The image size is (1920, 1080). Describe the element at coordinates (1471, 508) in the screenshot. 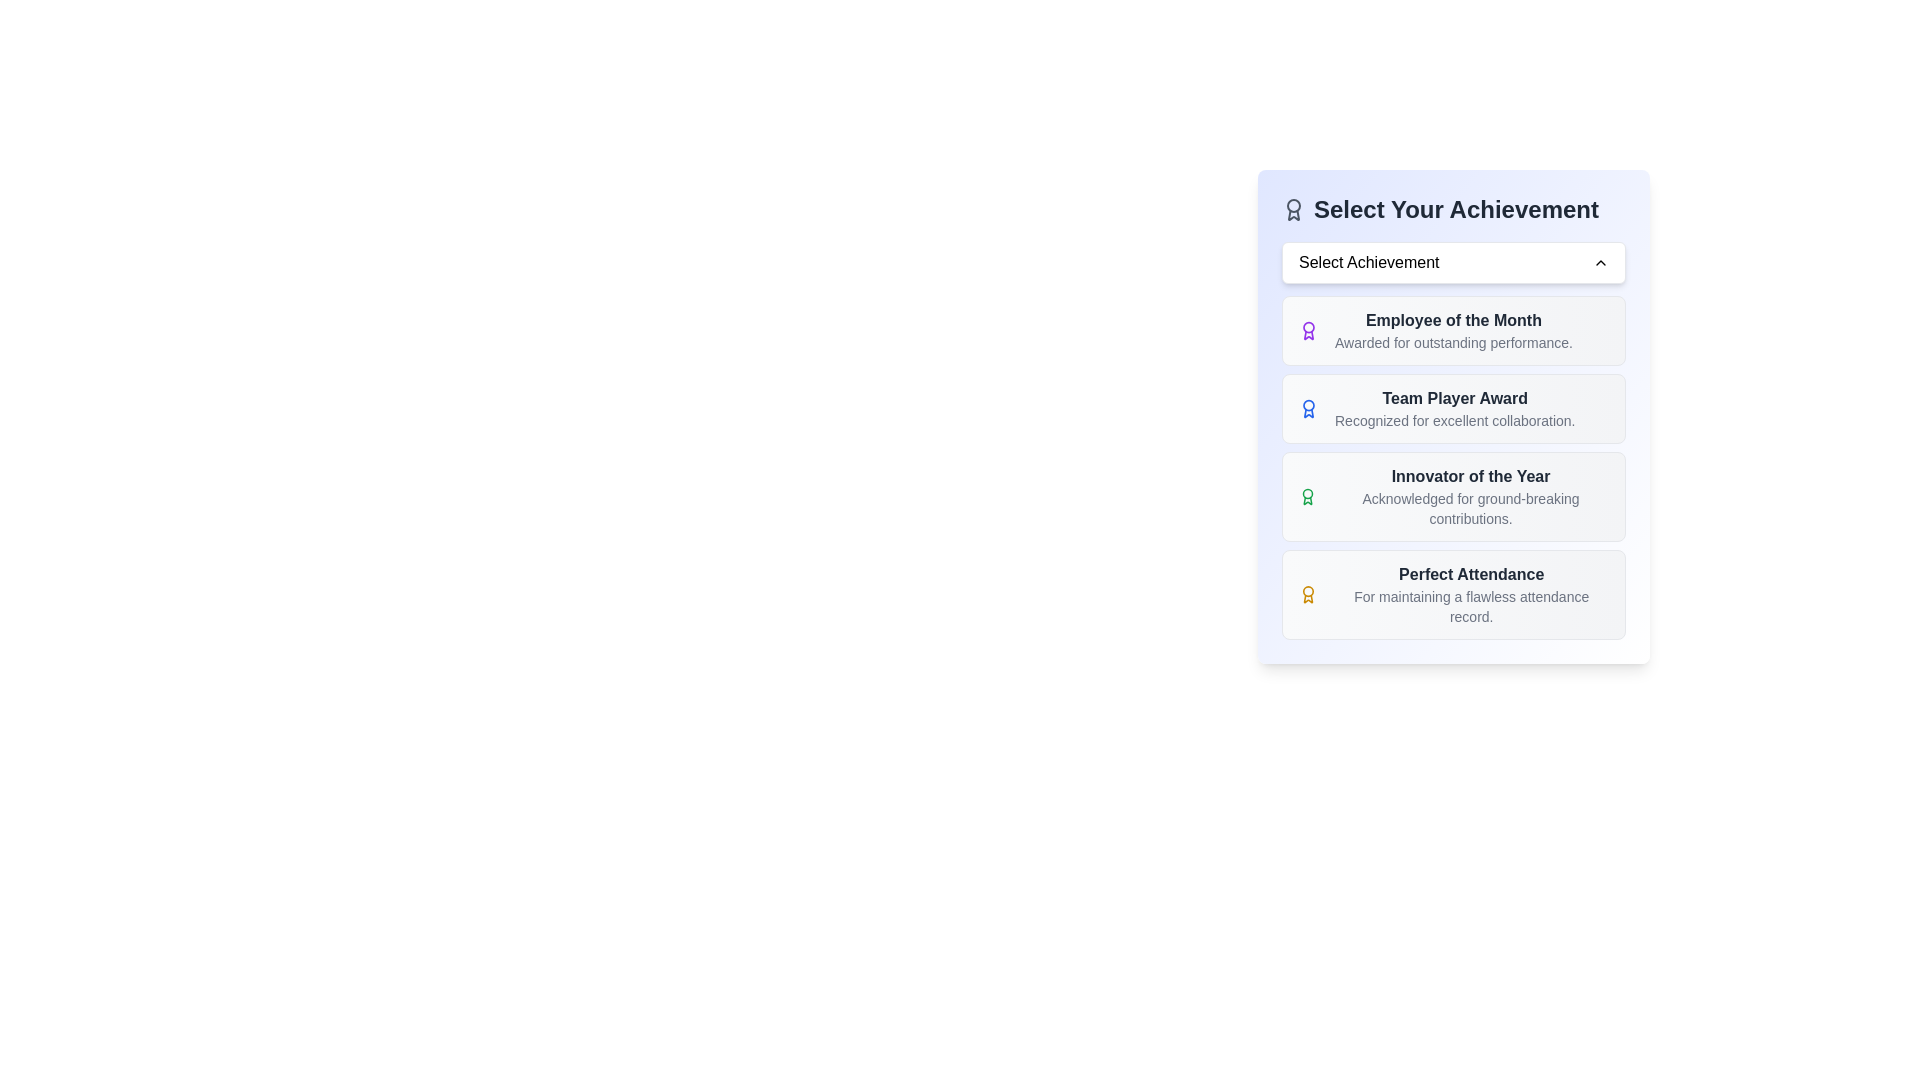

I see `descriptive text about the accolade 'Innovator of the Year' located at the lower segment of the card, centered horizontally beneath the title` at that location.